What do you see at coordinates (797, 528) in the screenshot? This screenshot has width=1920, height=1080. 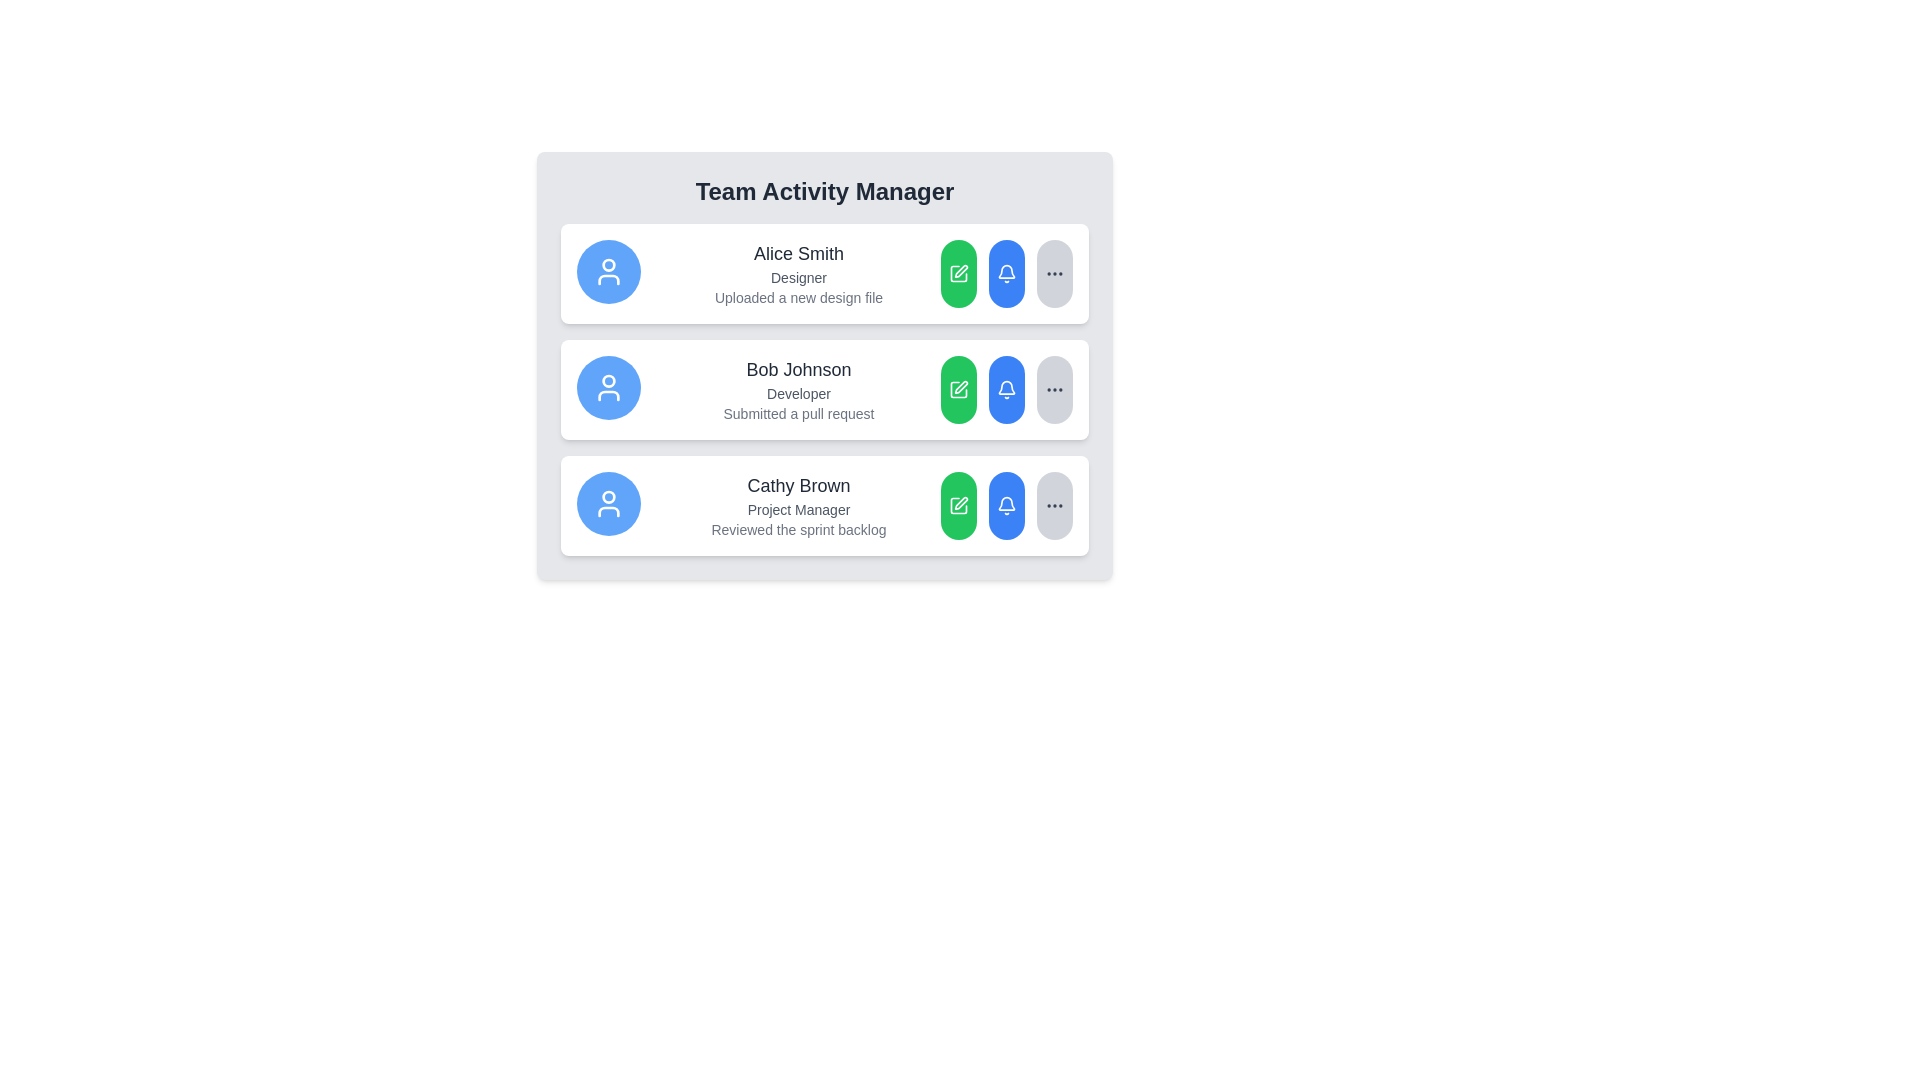 I see `the text label that says 'Reviewed the sprint backlog', which is styled in gray and is the third line under 'Cathy Brown' and 'Project Manager'` at bounding box center [797, 528].